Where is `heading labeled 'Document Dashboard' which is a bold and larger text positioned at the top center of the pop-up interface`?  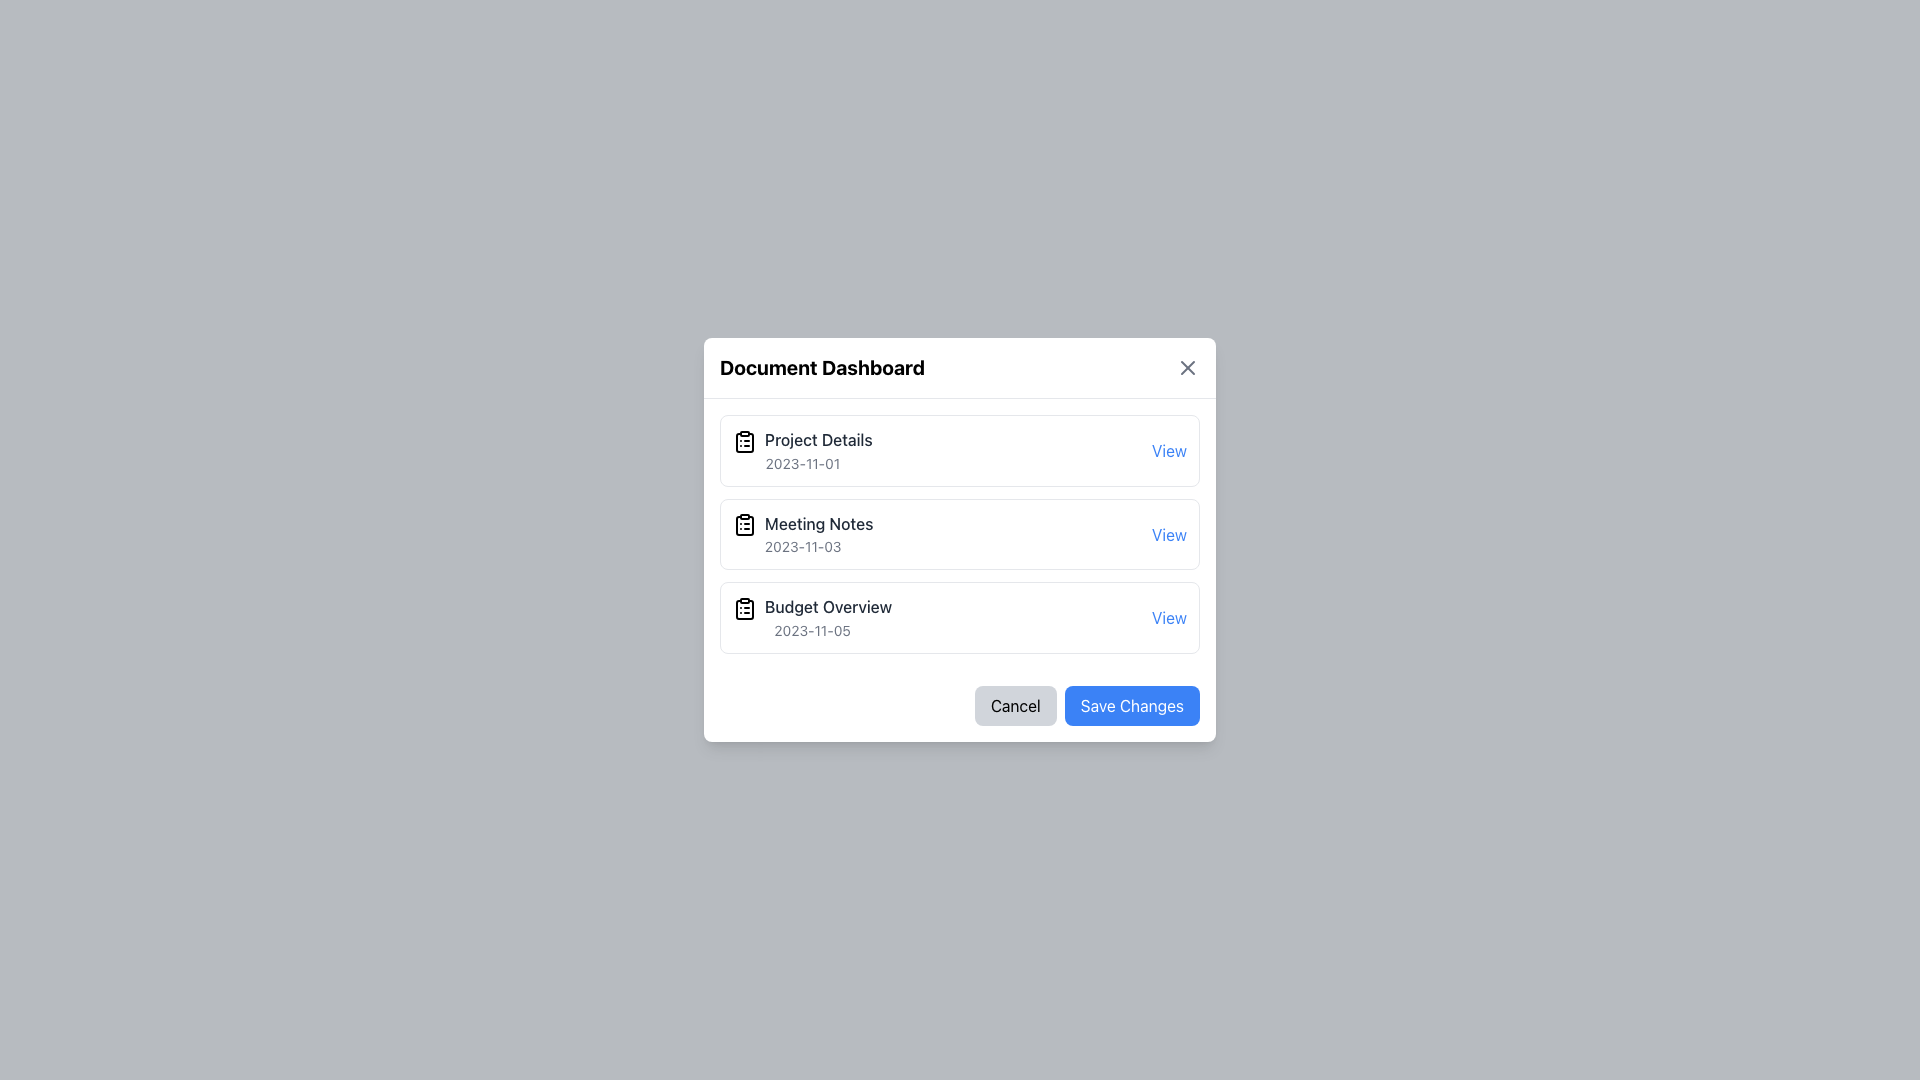 heading labeled 'Document Dashboard' which is a bold and larger text positioned at the top center of the pop-up interface is located at coordinates (822, 367).